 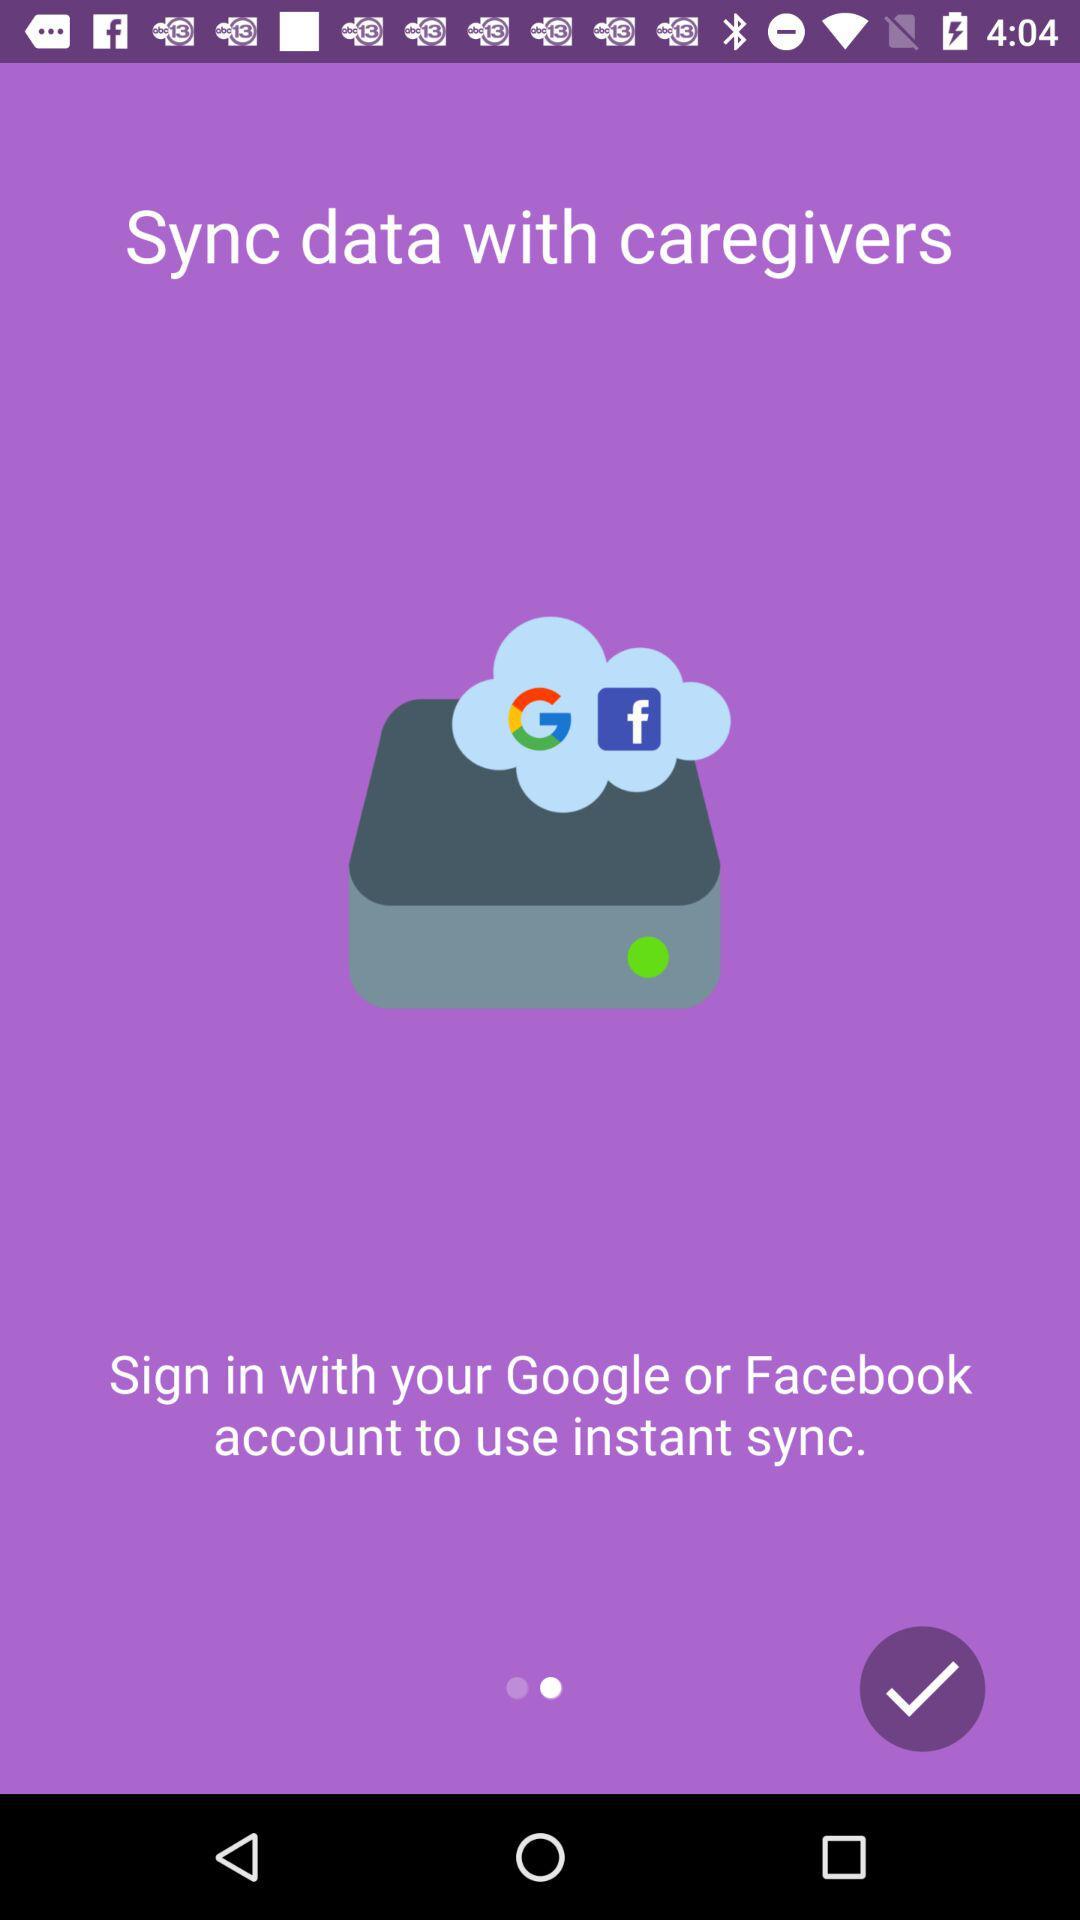 What do you see at coordinates (922, 1688) in the screenshot?
I see `the check icon` at bounding box center [922, 1688].